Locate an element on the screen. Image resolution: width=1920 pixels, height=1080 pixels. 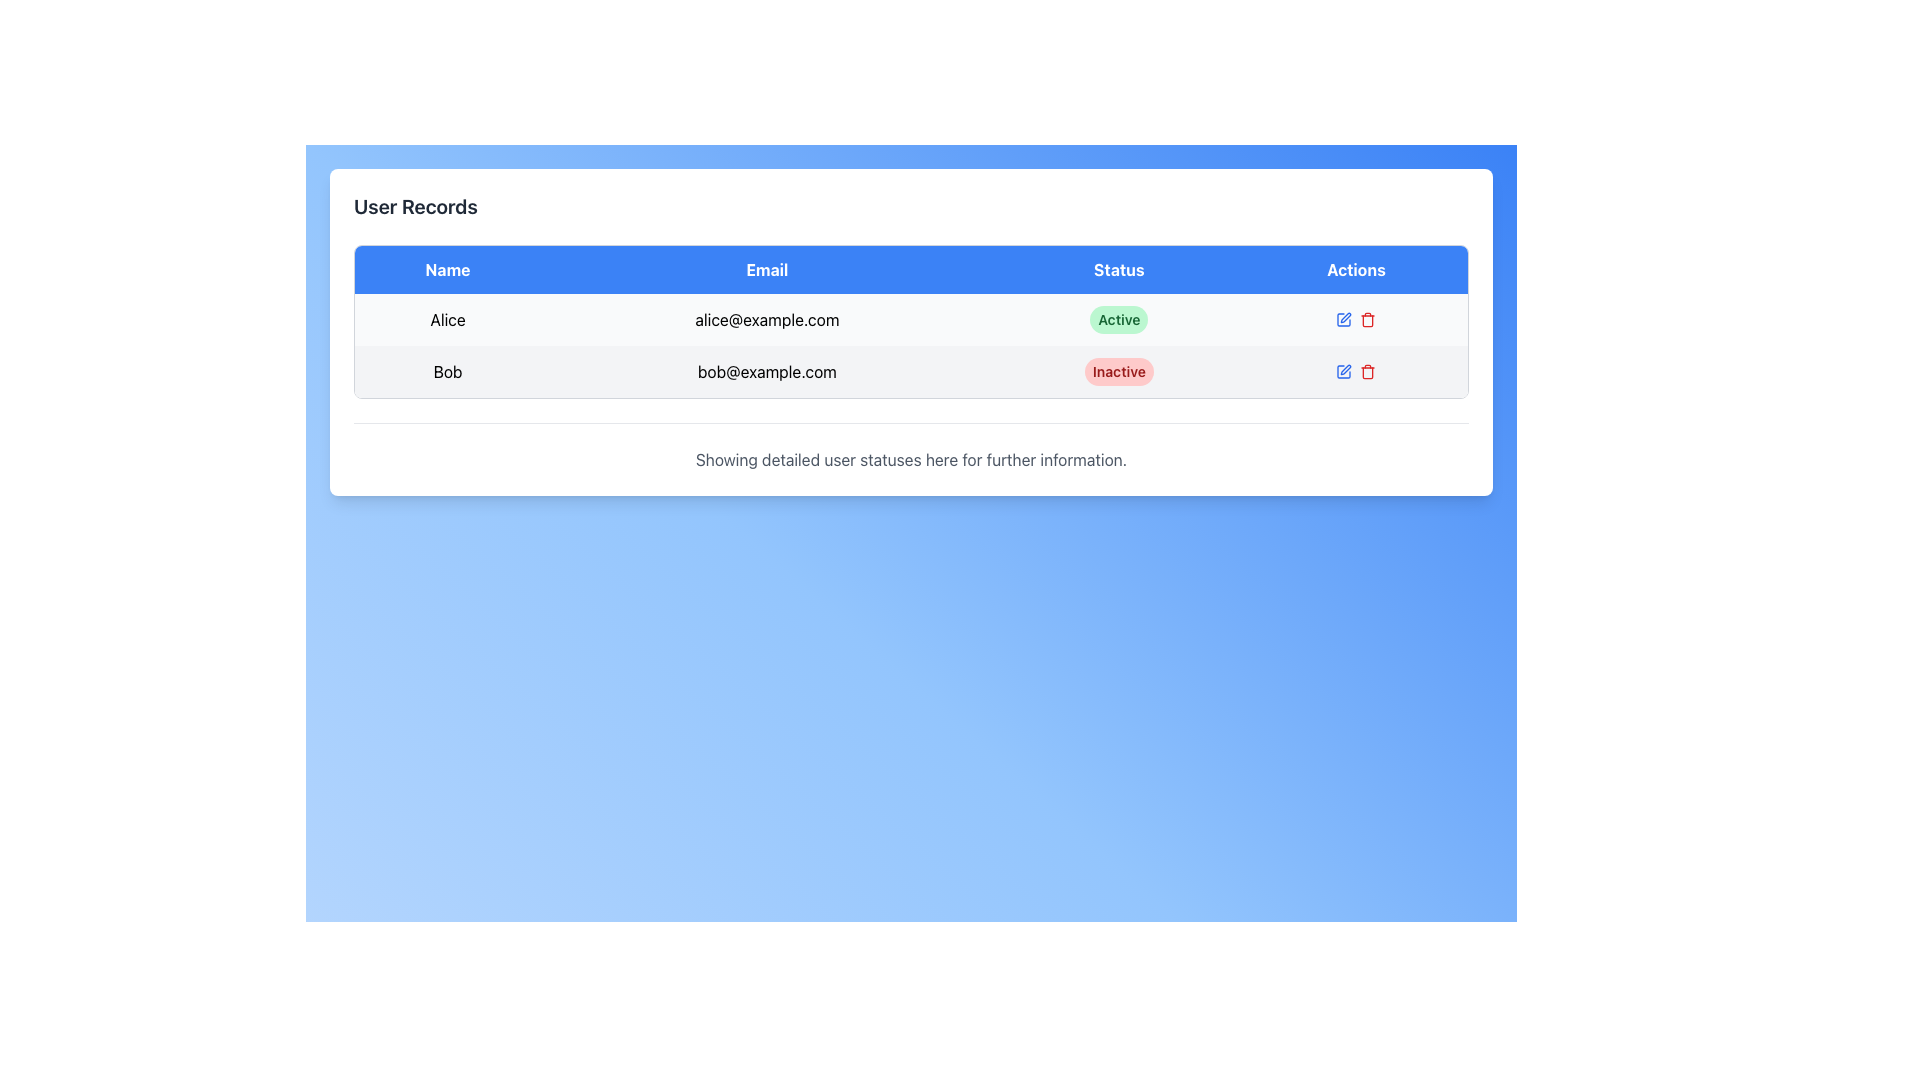
the text label displaying 'Showing detailed user statuses here for further information.' located below the user table to read it is located at coordinates (910, 459).